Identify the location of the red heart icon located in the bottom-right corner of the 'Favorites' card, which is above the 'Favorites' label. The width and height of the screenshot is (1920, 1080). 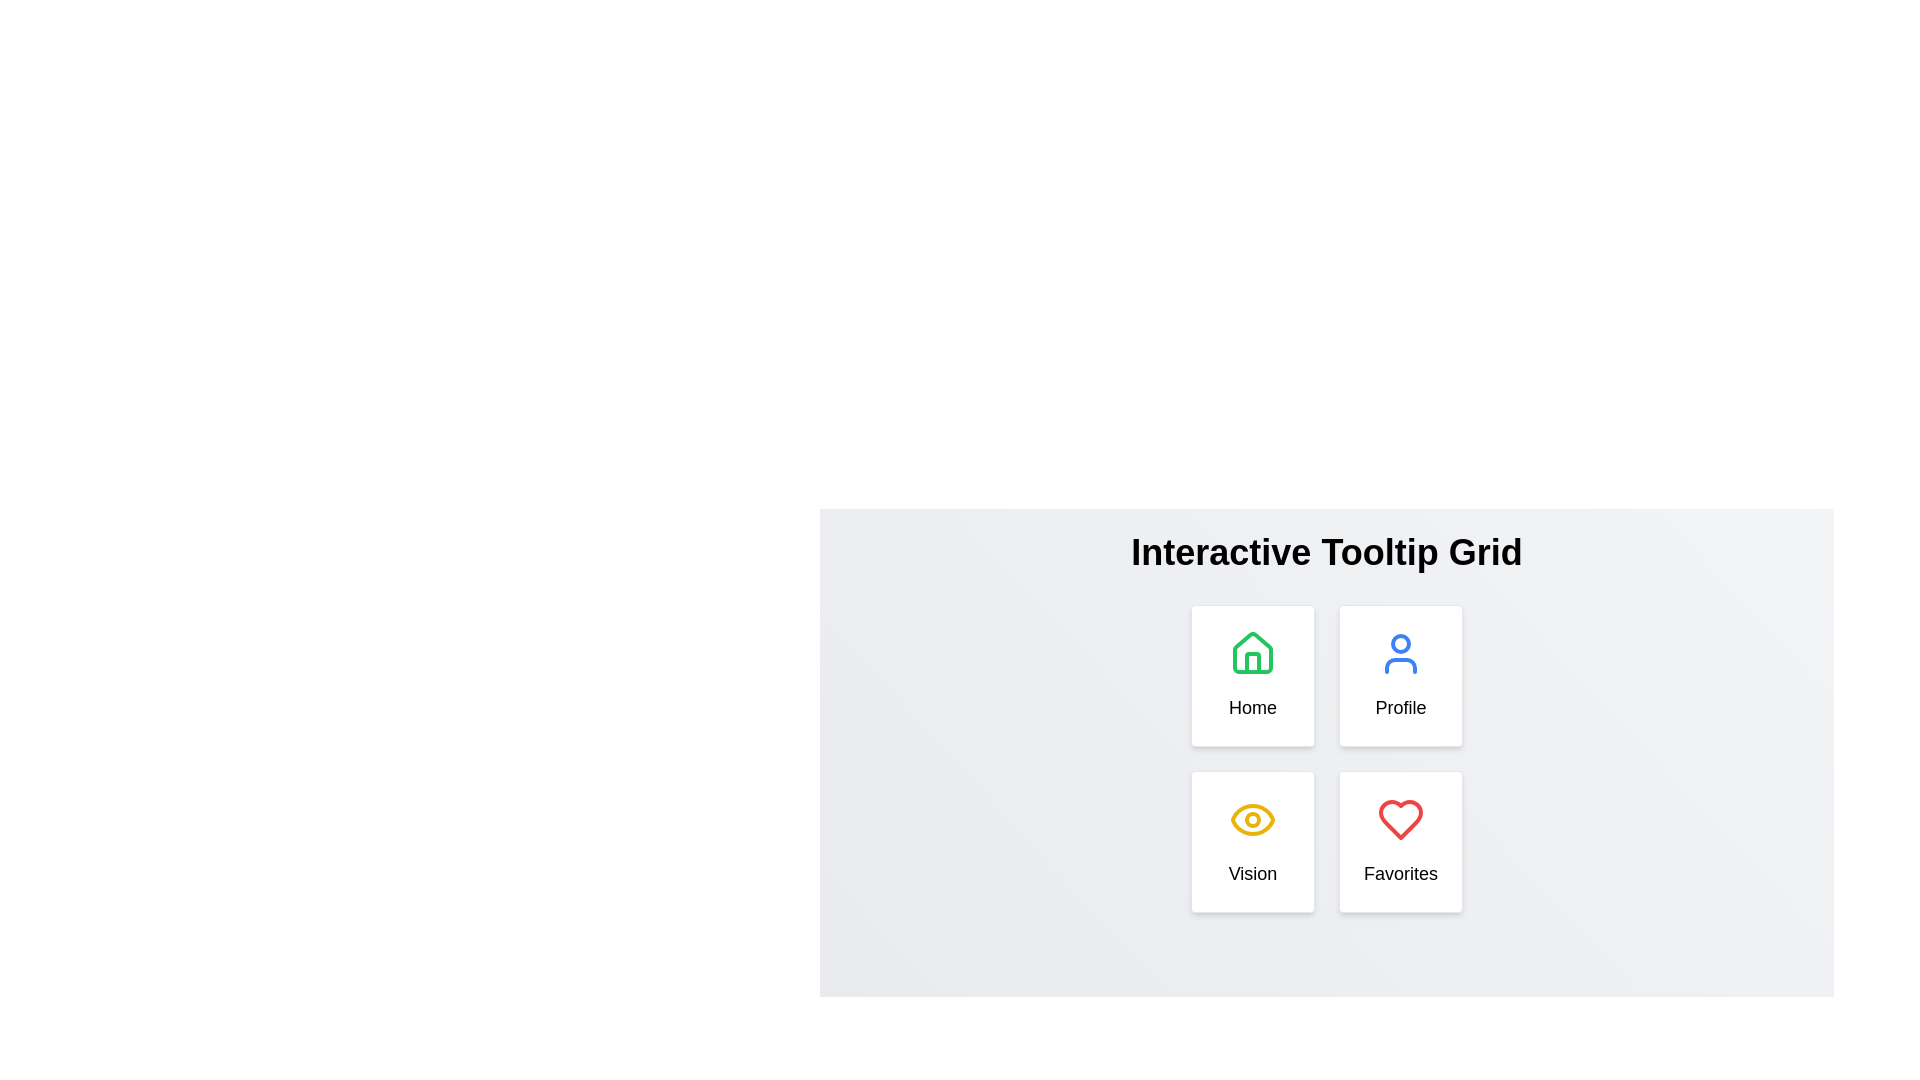
(1400, 820).